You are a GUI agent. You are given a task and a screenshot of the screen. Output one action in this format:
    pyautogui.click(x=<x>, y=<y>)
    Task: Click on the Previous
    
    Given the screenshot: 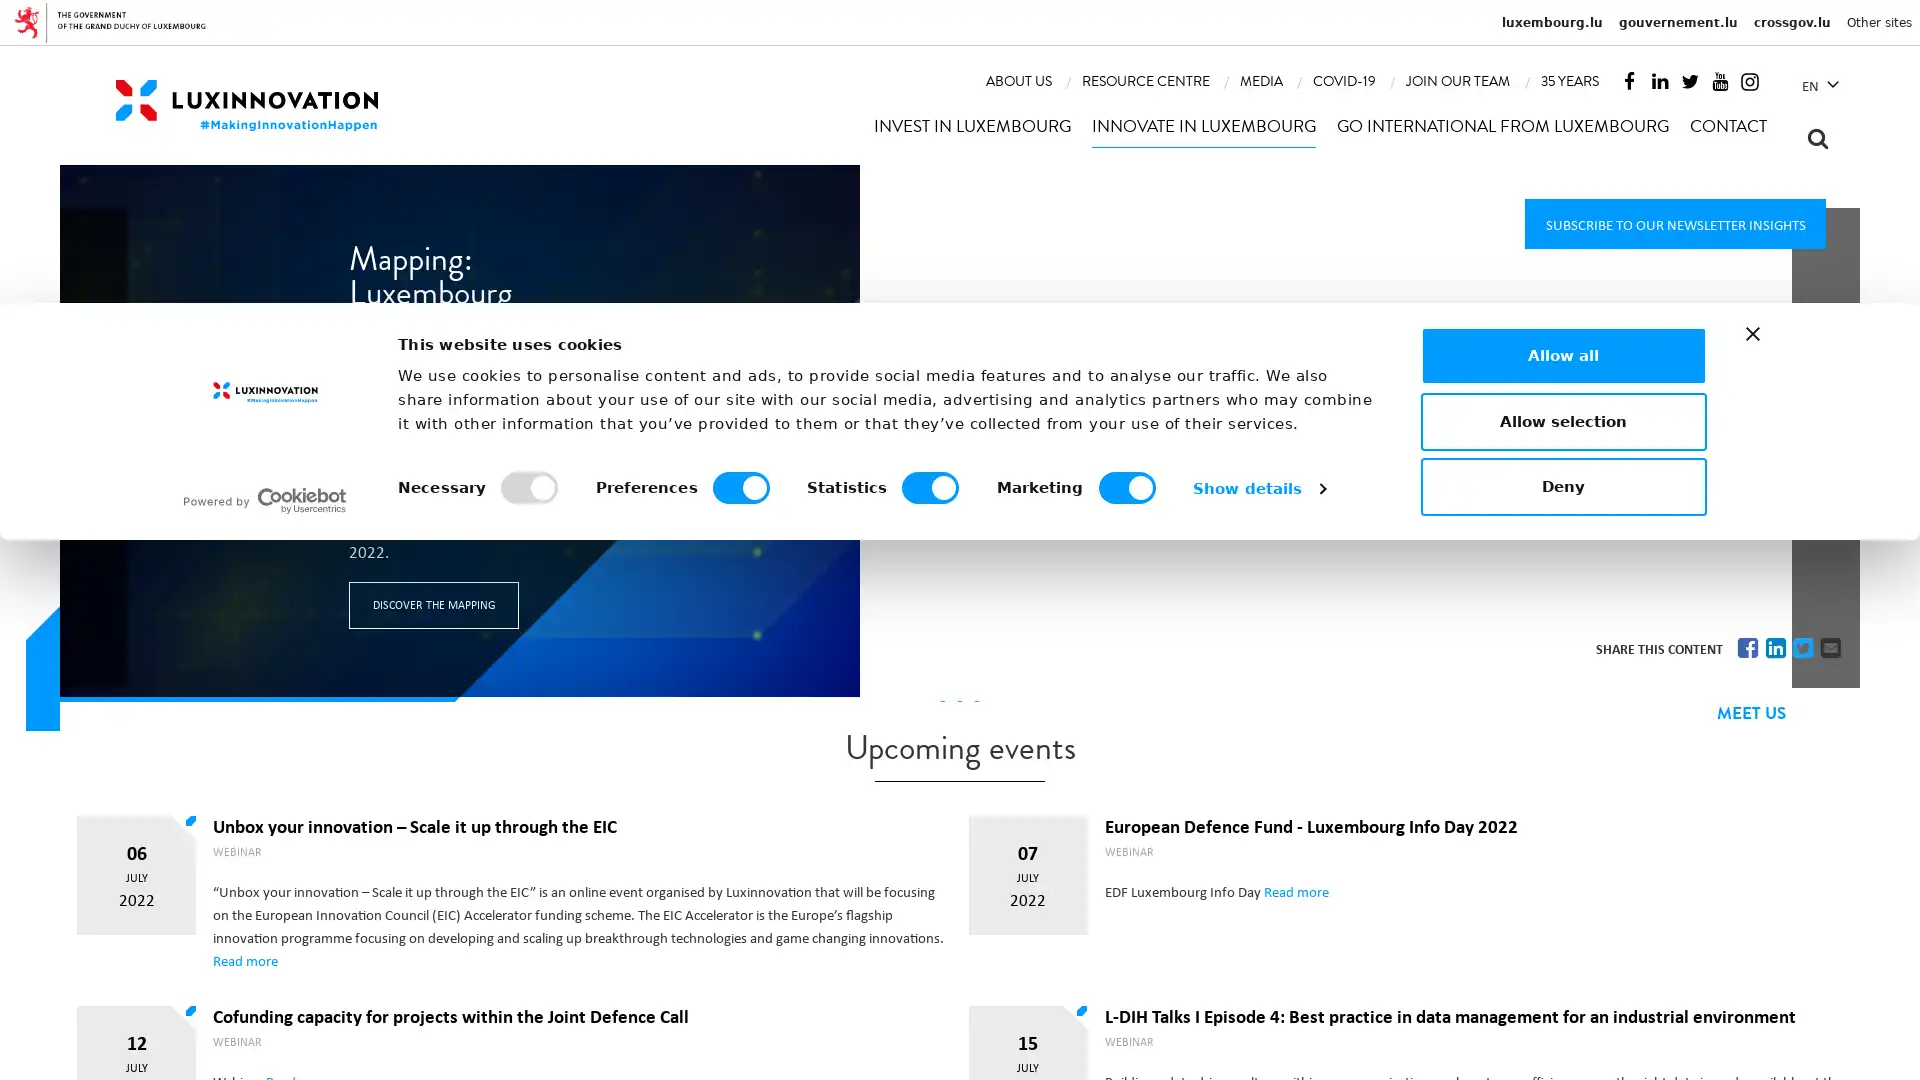 What is the action you would take?
    pyautogui.click(x=93, y=327)
    